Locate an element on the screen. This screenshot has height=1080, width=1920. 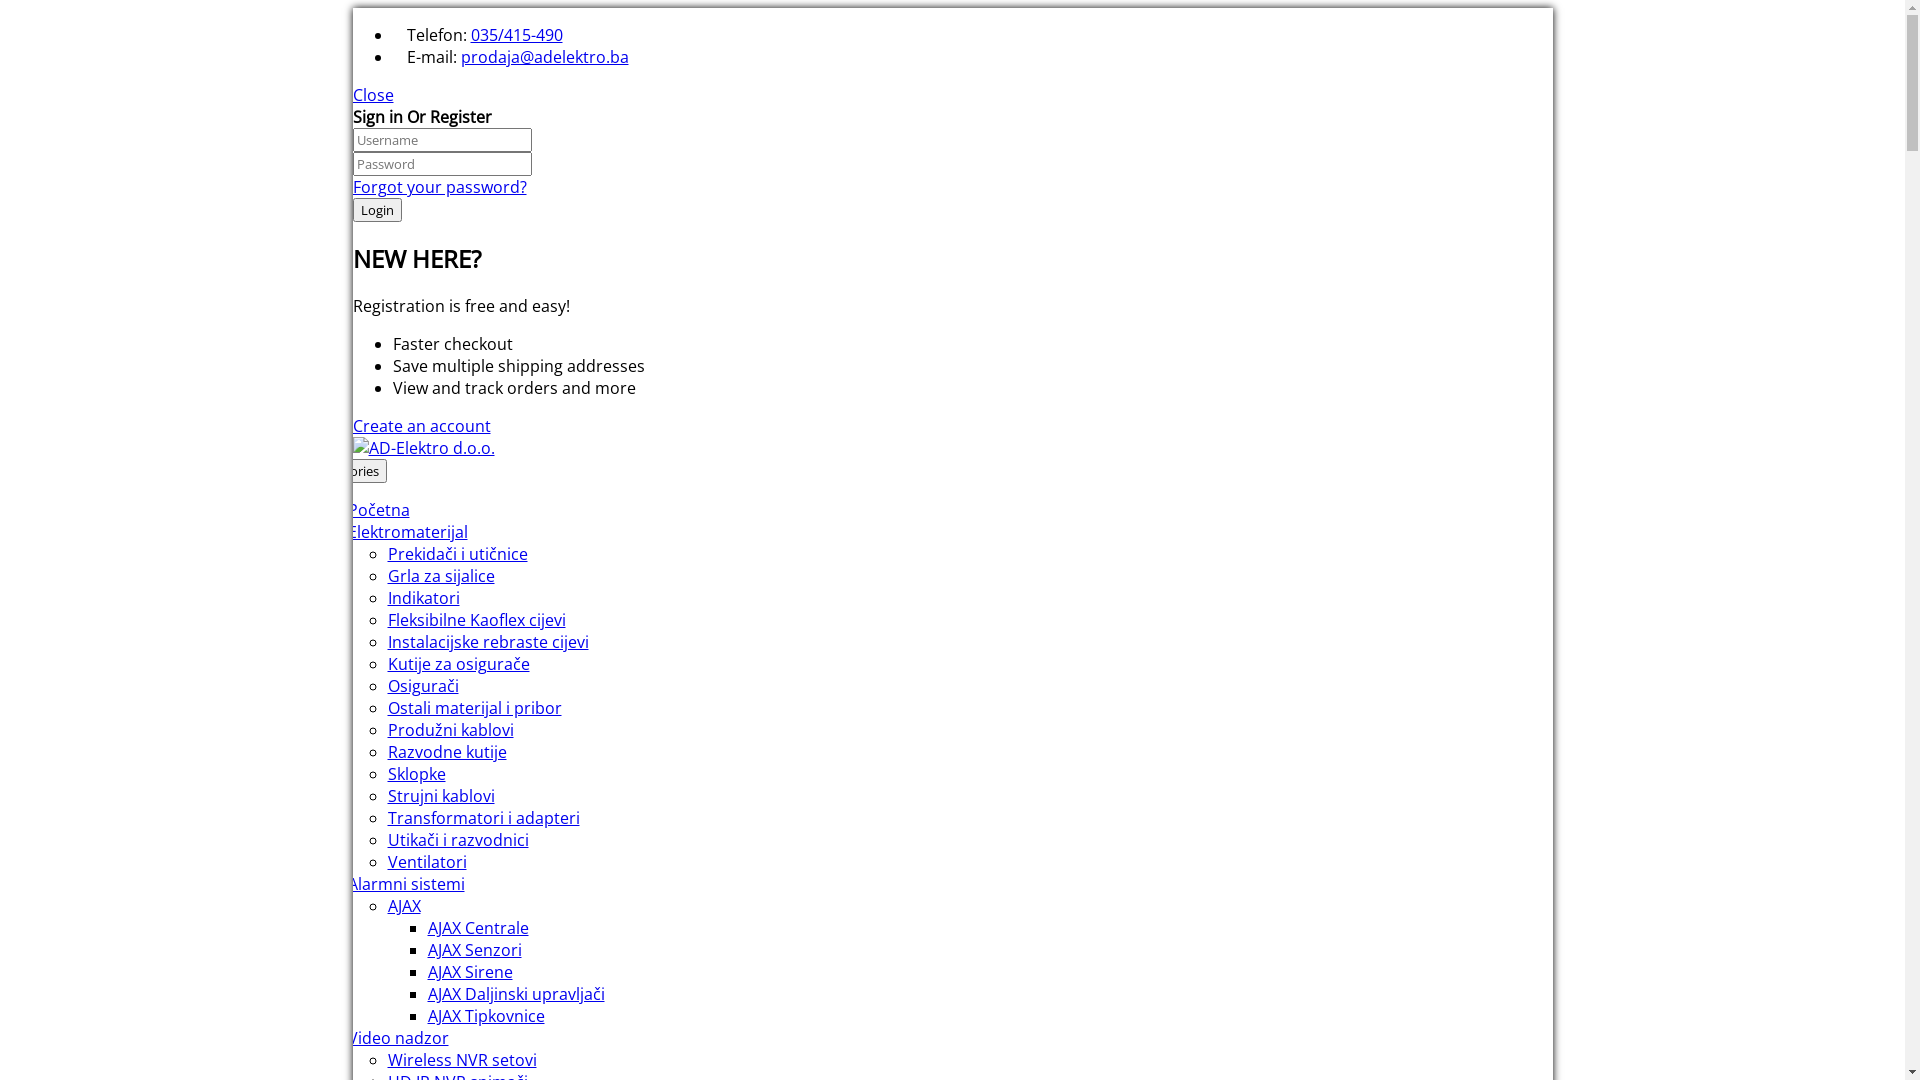
'Sklopke' is located at coordinates (416, 773).